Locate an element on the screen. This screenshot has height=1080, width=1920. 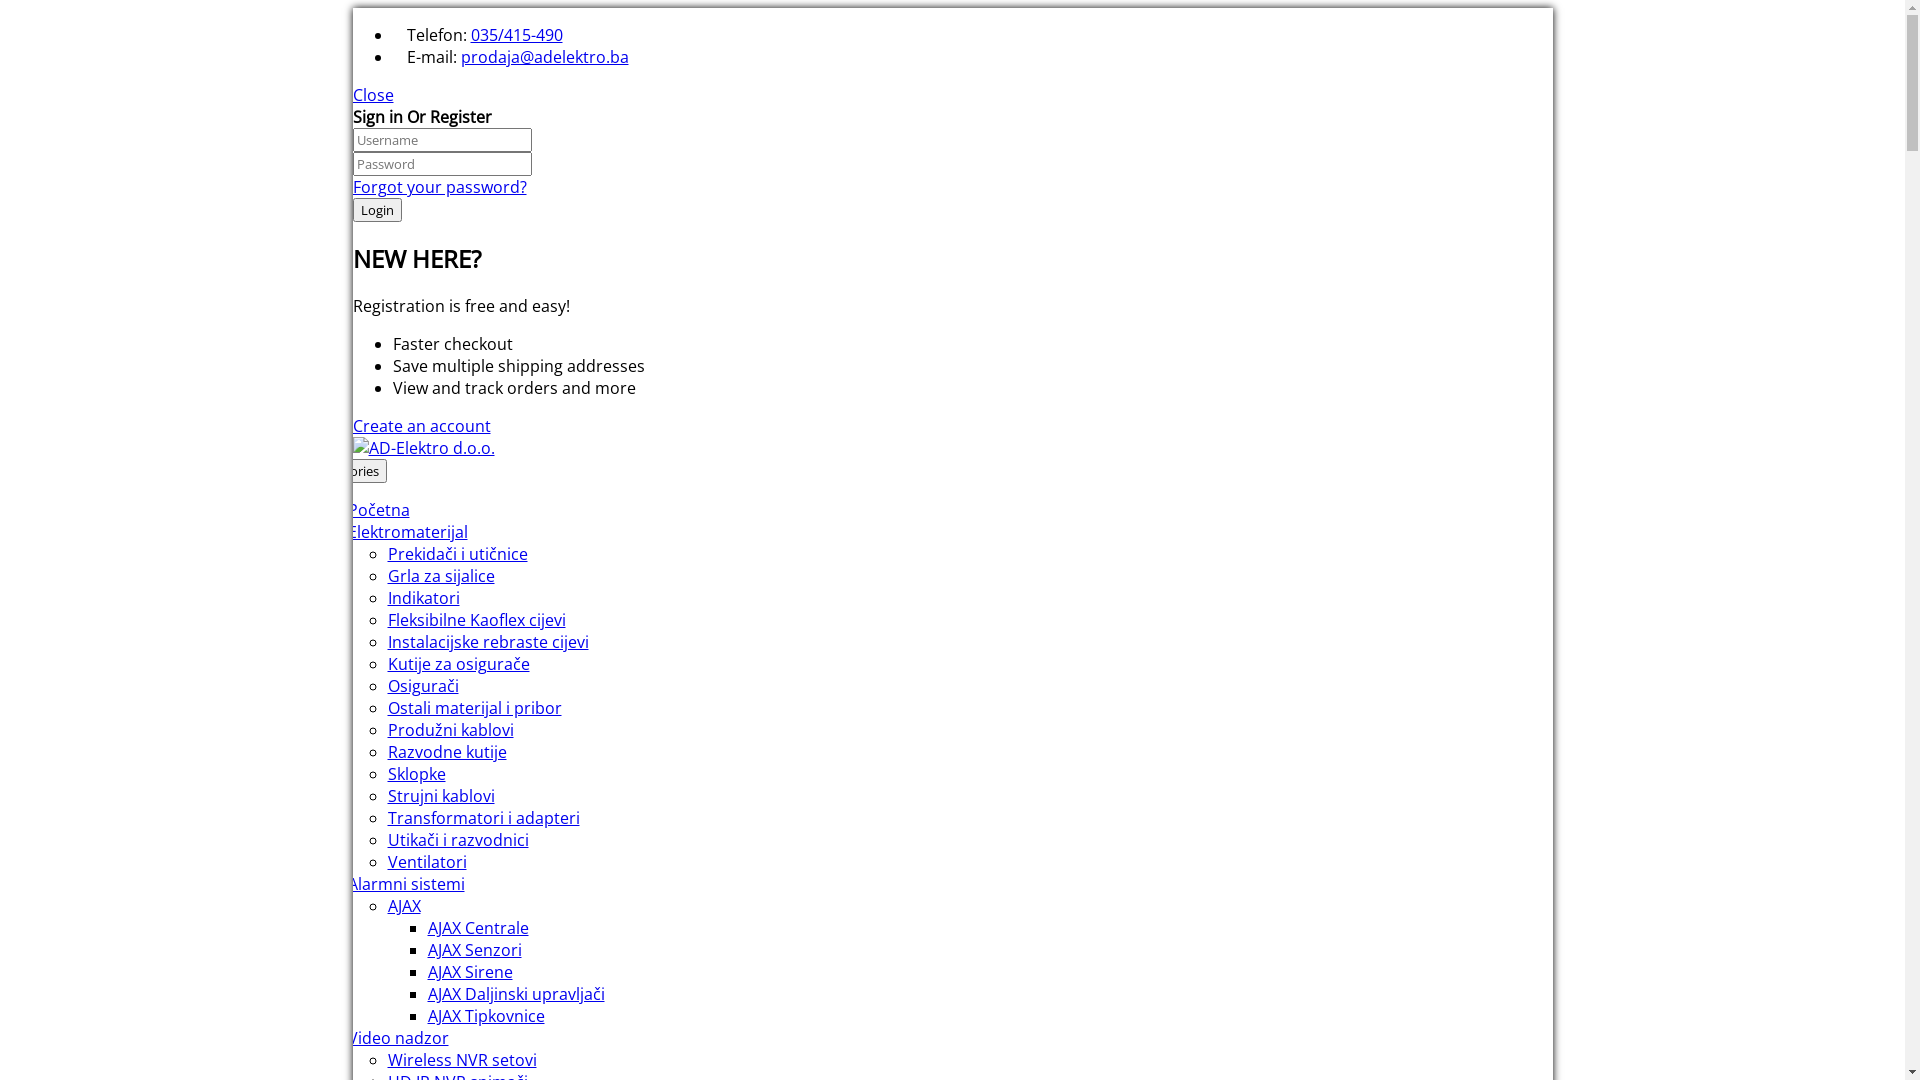
'Sklopke' is located at coordinates (416, 773).